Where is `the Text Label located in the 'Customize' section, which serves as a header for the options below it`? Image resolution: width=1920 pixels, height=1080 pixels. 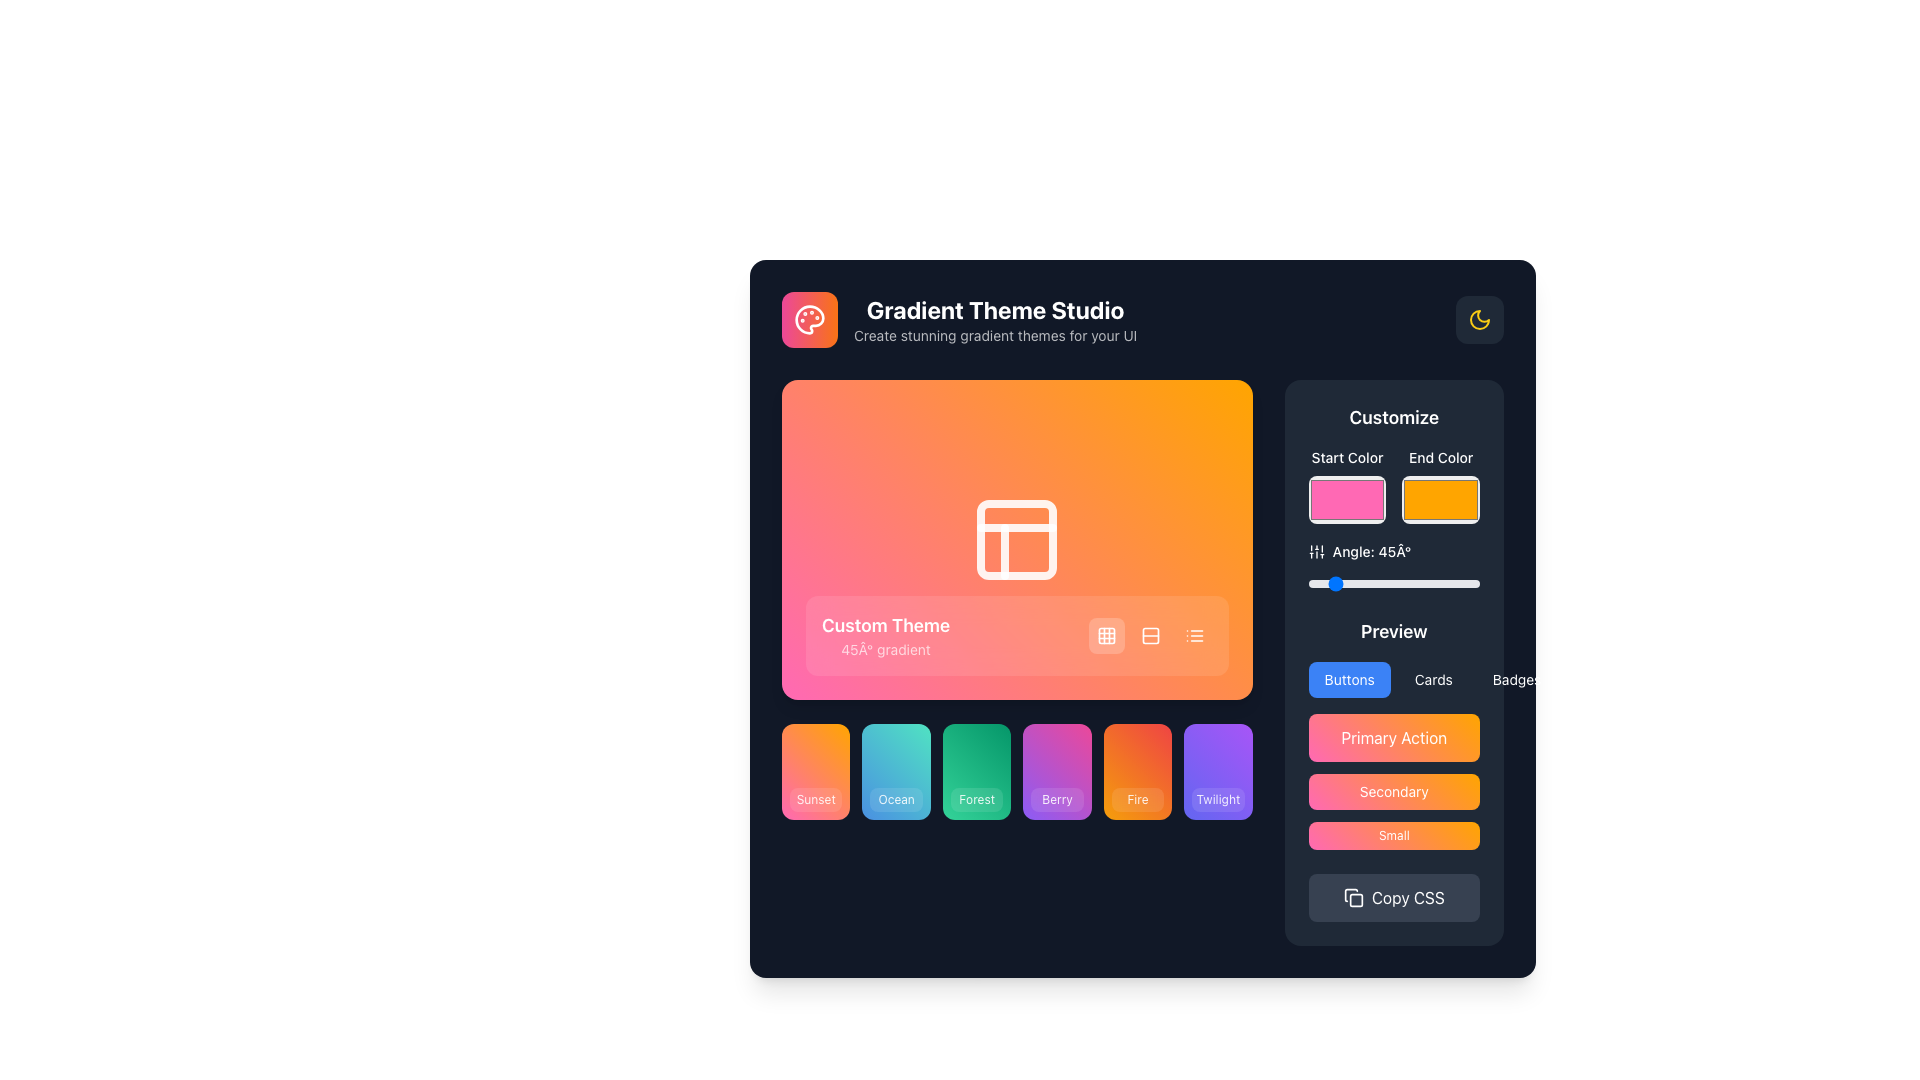
the Text Label located in the 'Customize' section, which serves as a header for the options below it is located at coordinates (1393, 632).